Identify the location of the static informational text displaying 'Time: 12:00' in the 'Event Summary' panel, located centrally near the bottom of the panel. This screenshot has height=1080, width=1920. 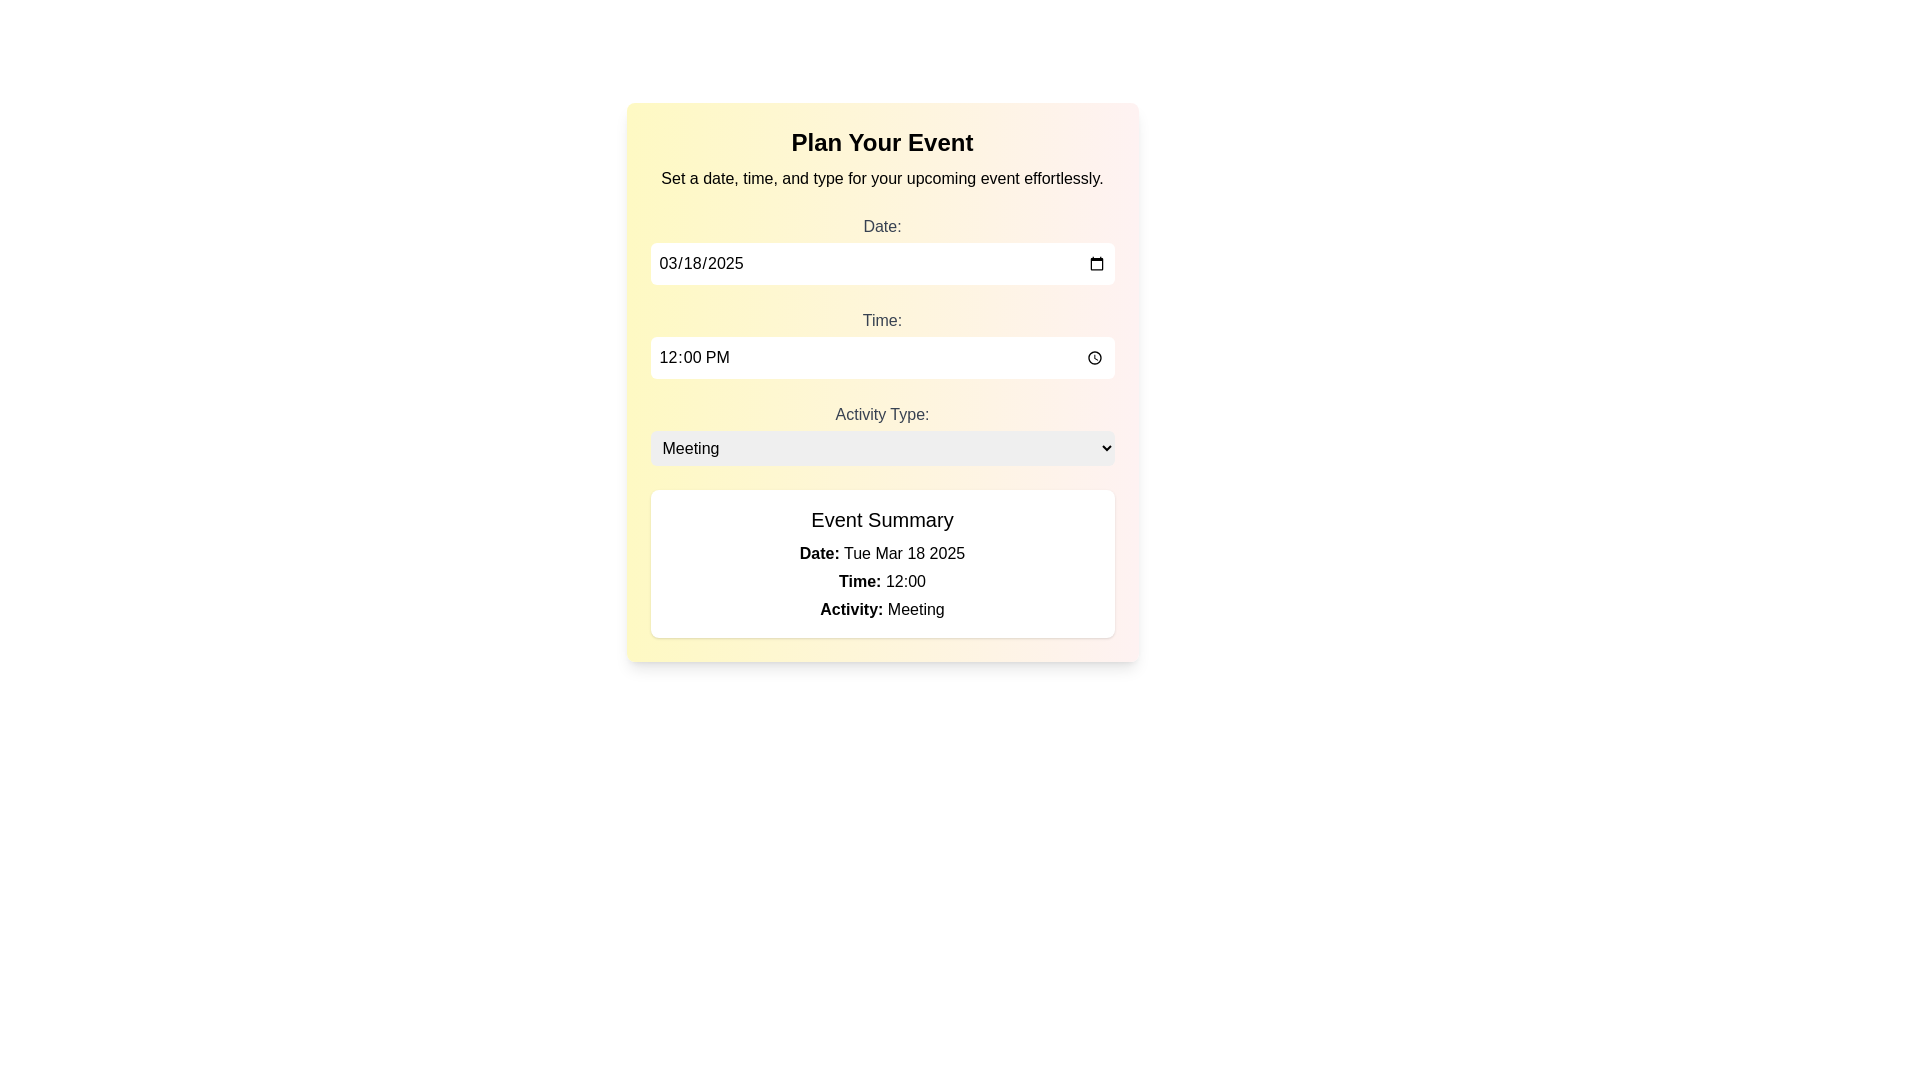
(881, 582).